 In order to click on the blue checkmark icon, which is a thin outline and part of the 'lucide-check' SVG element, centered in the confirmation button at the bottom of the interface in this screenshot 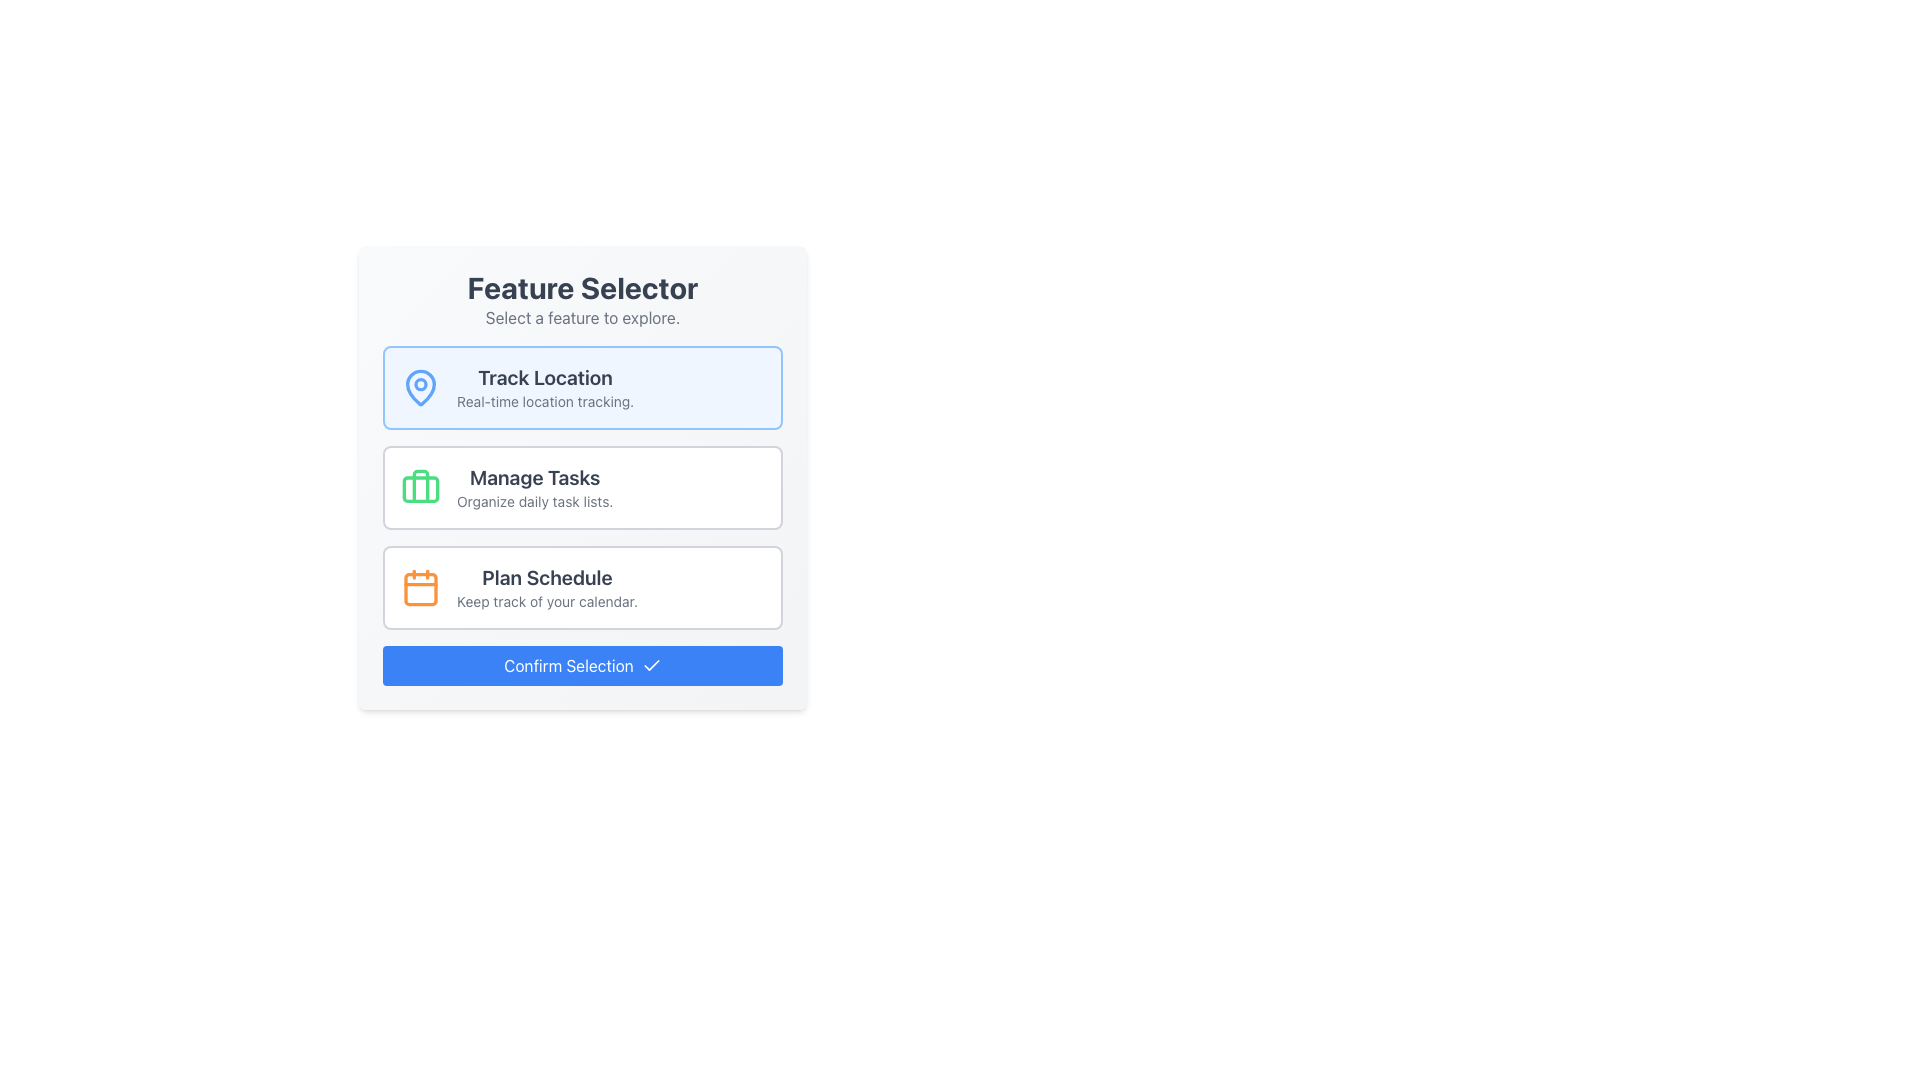, I will do `click(651, 665)`.